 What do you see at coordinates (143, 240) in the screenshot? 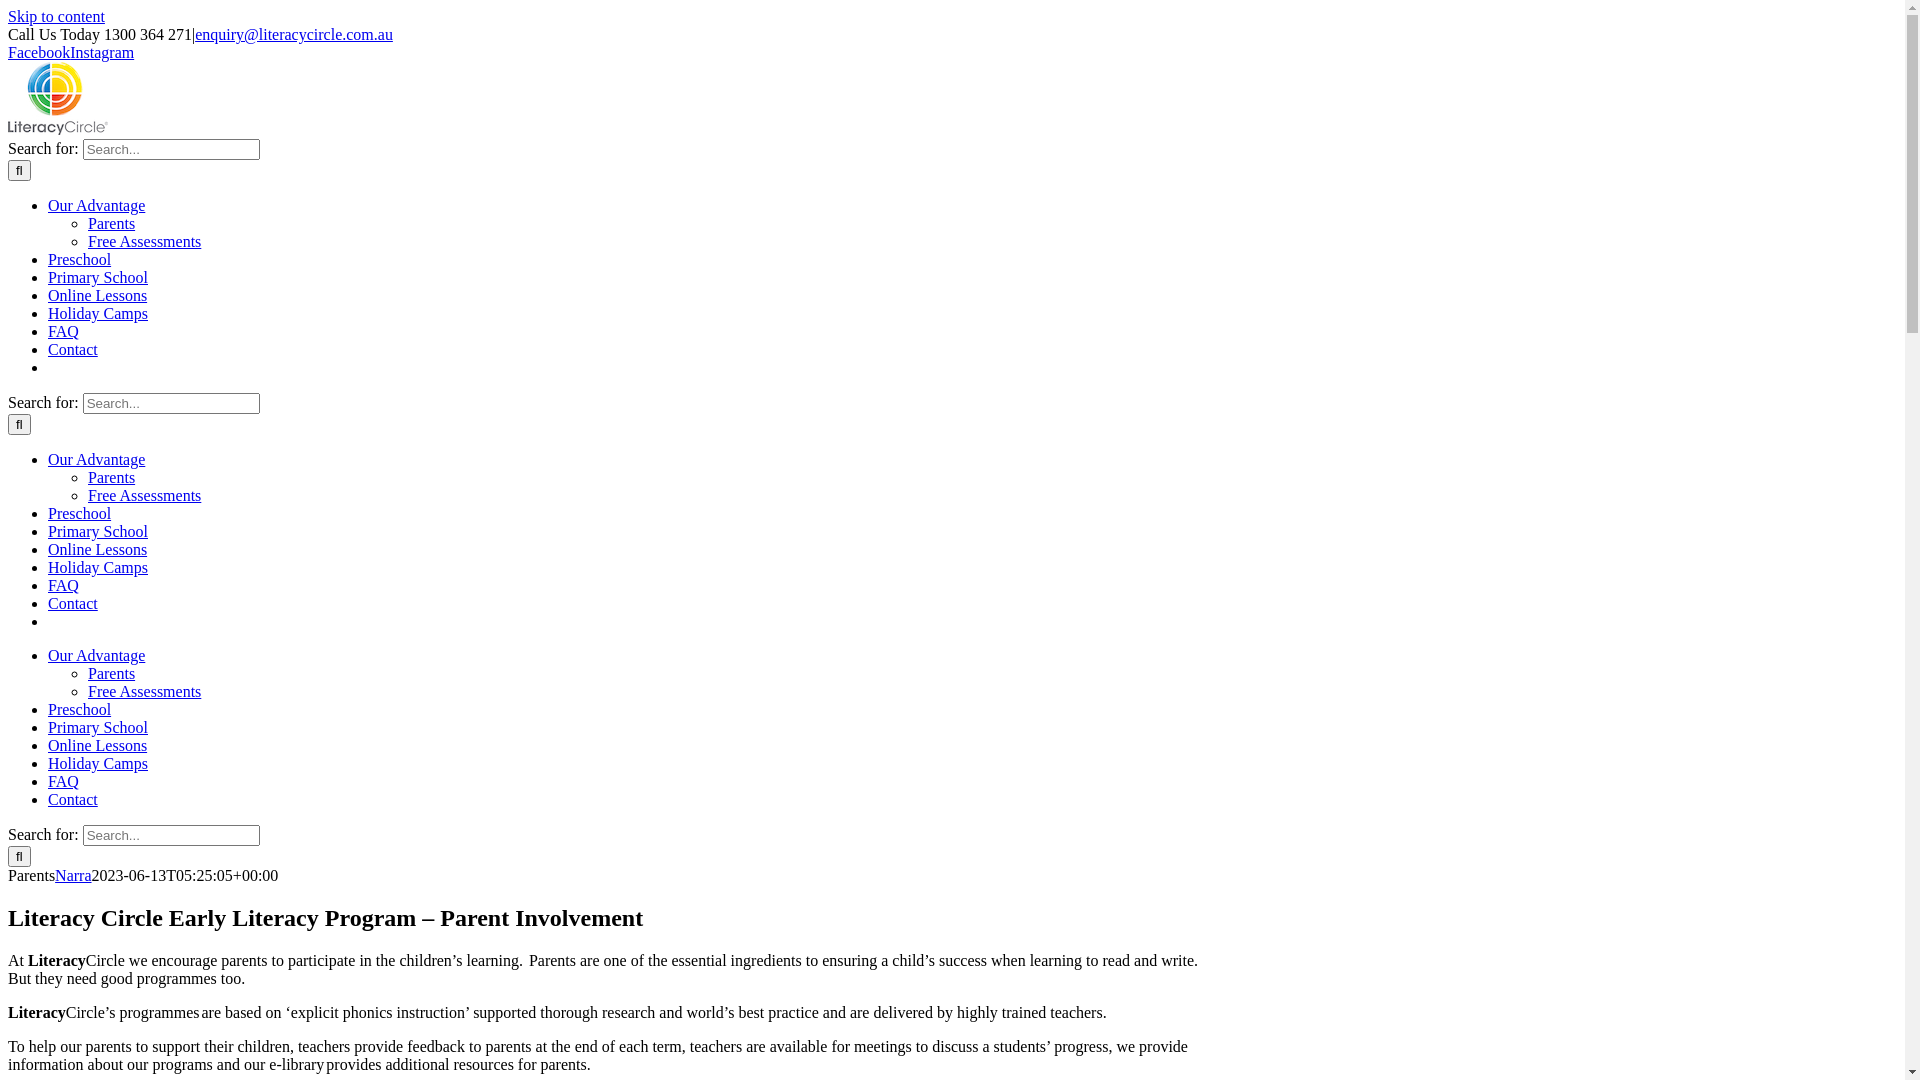
I see `'Free Assessments'` at bounding box center [143, 240].